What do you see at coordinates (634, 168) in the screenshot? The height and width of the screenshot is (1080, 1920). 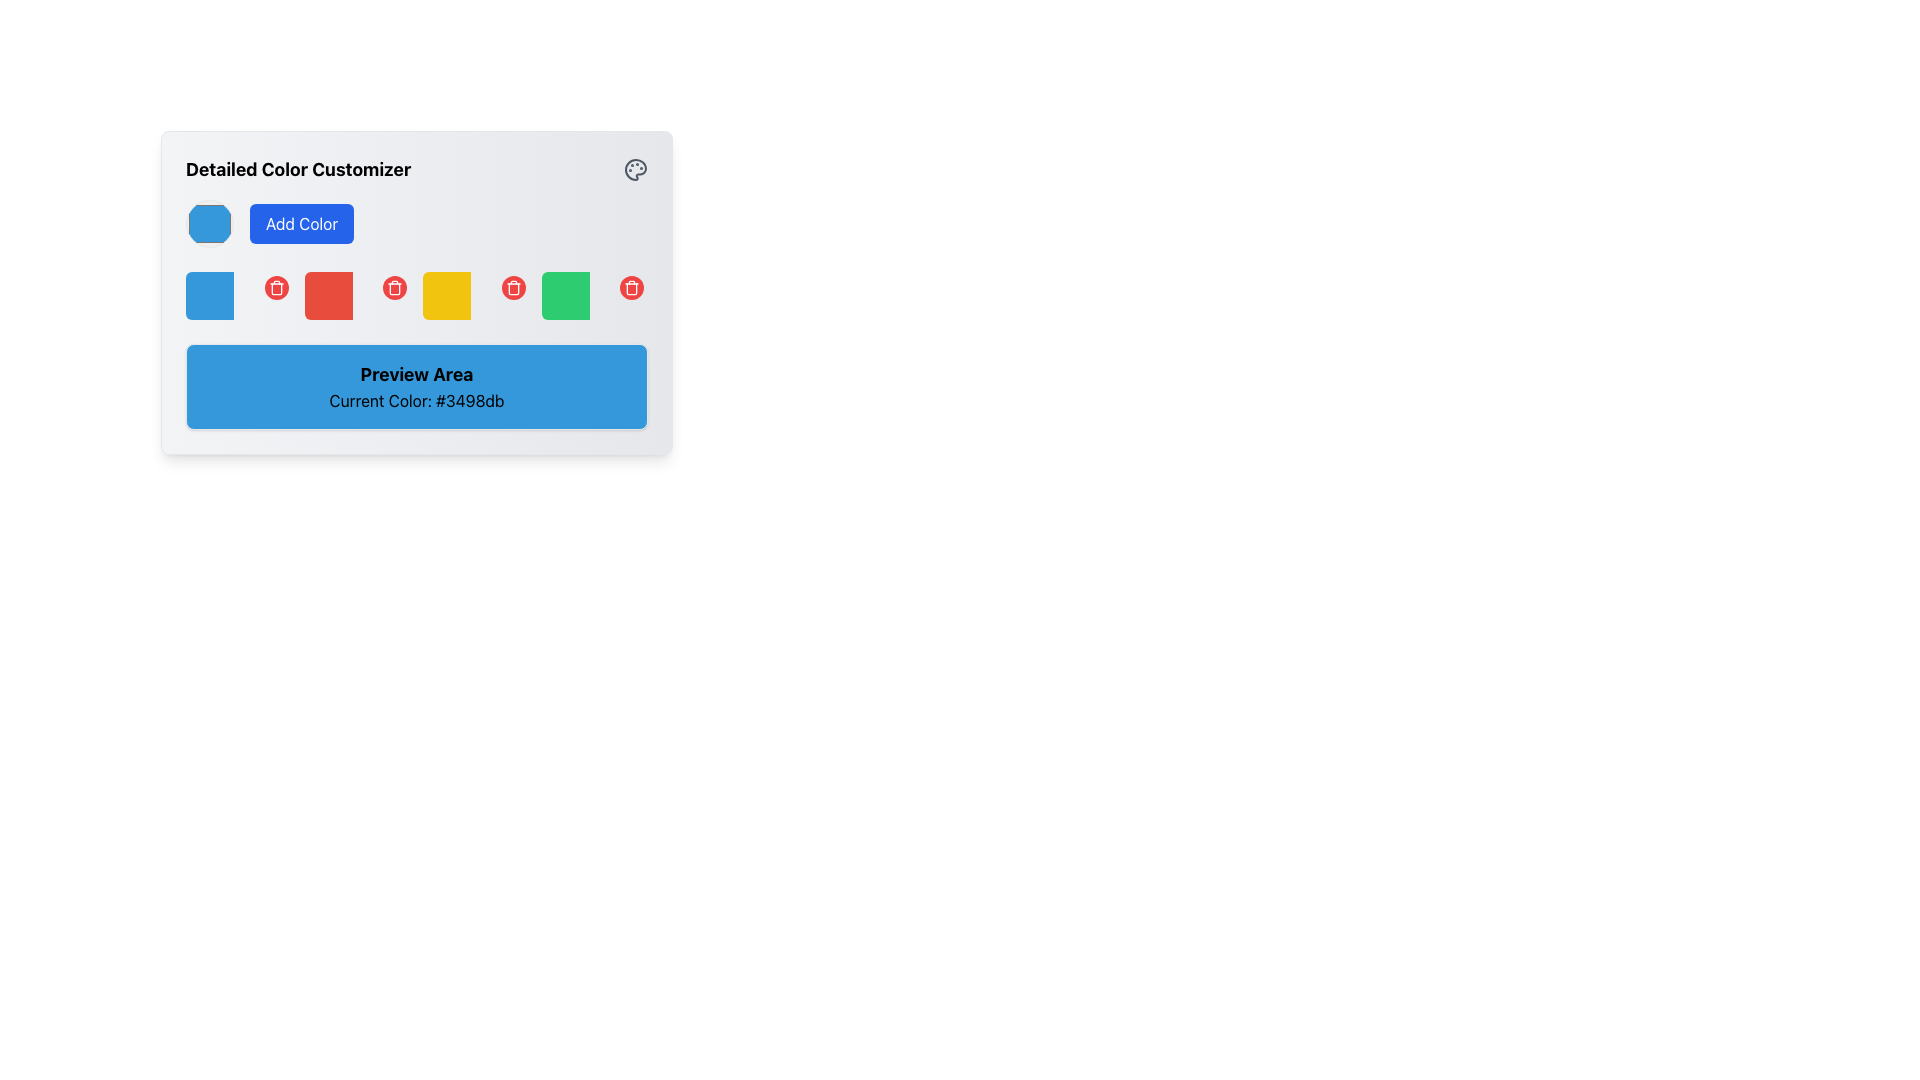 I see `the color selection tool icon located at the top-right corner of the interface` at bounding box center [634, 168].